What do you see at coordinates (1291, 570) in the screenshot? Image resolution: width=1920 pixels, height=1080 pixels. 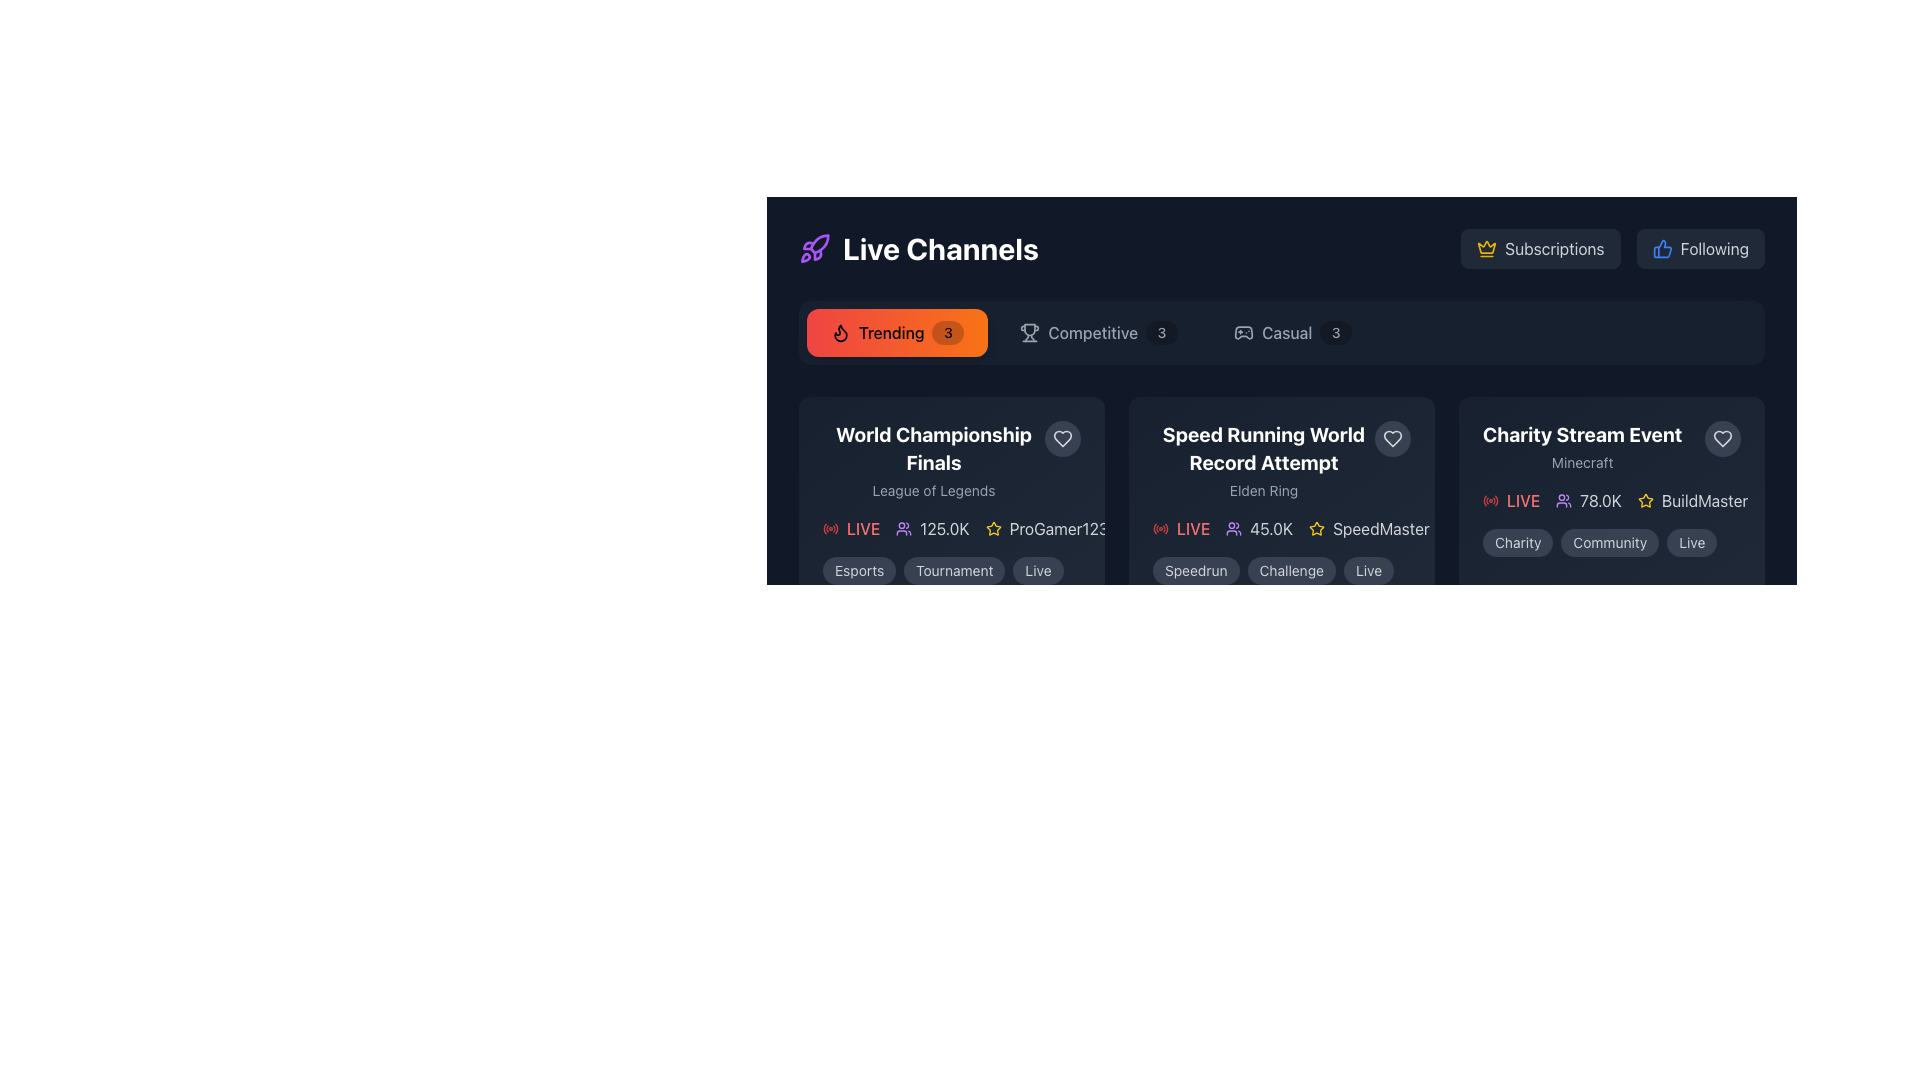 I see `text of the second label or tag that categorizes content related to the 'Speed Running World Record Attempt', positioned between 'Speedrun' and 'Live'` at bounding box center [1291, 570].